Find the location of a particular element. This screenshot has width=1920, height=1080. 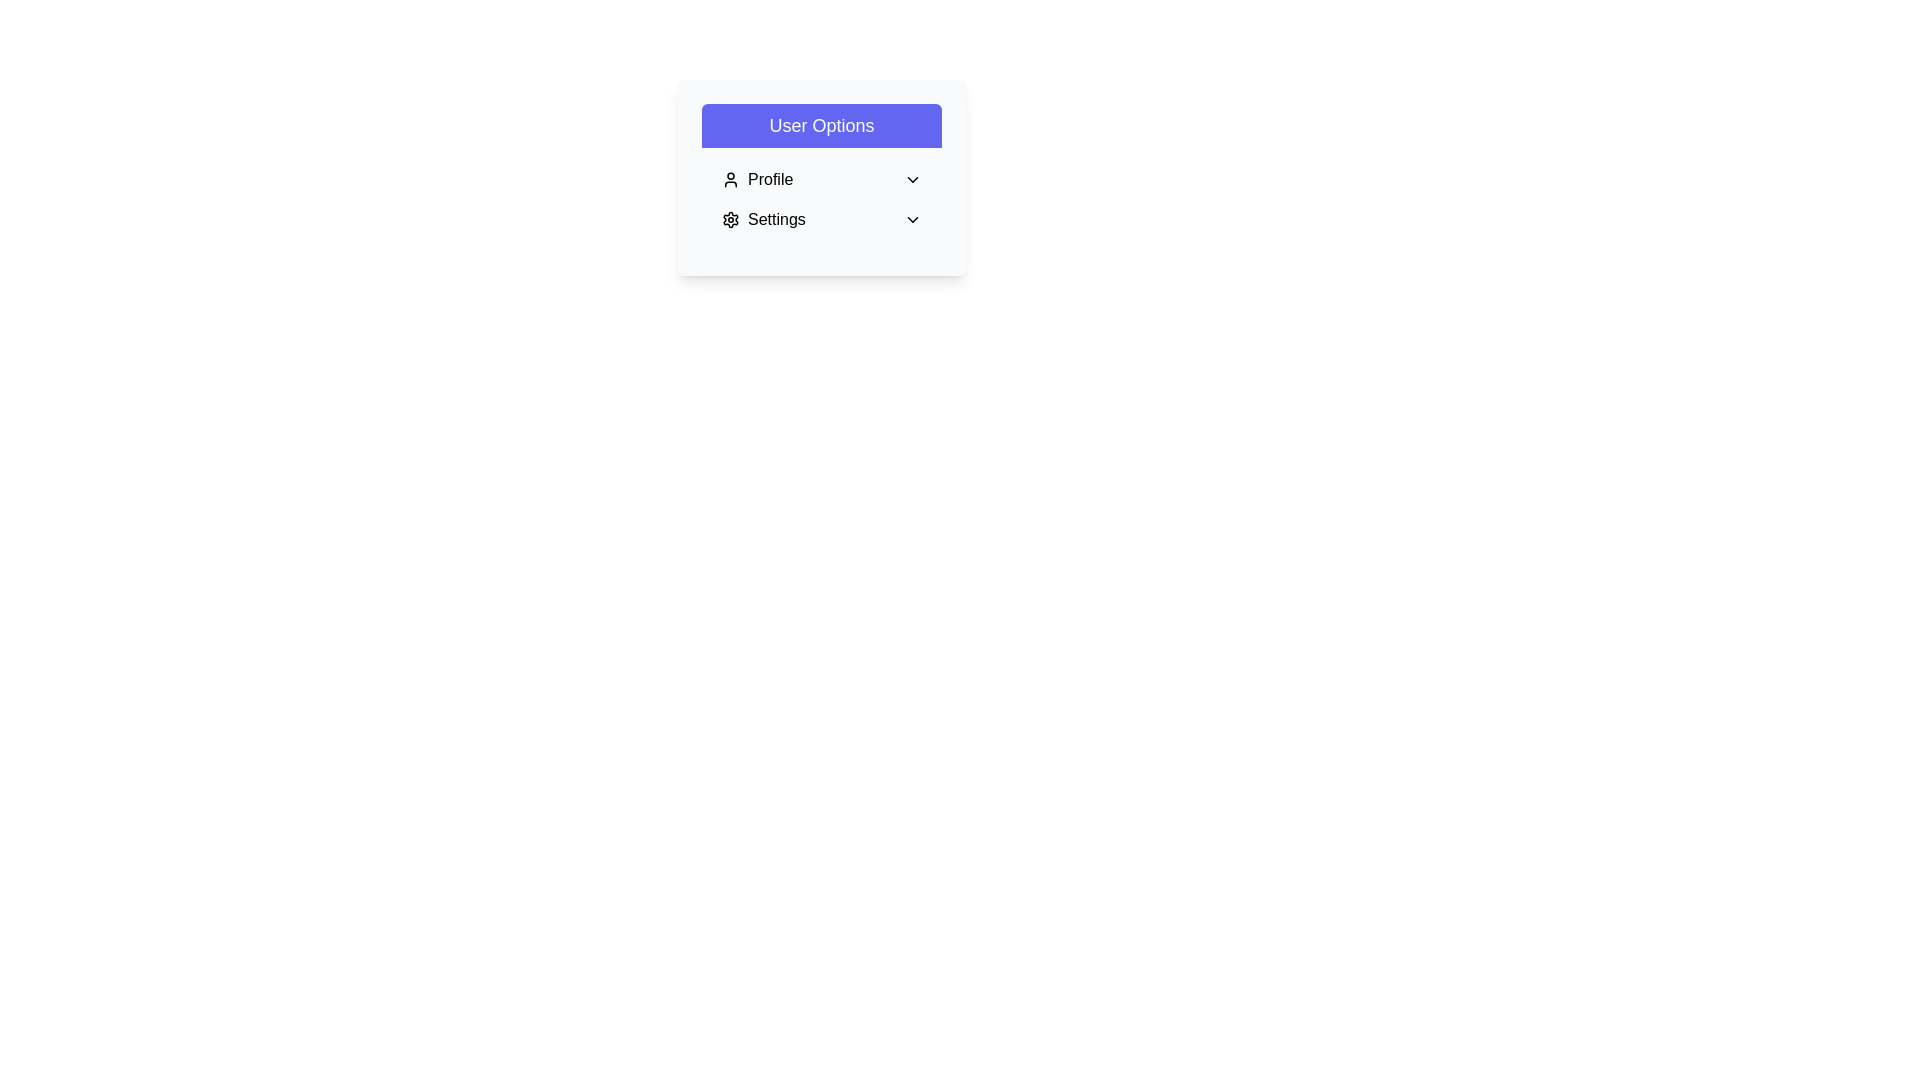

the 'Settings' drop-down menu option located beneath the 'Profile' option in the 'User Options' section is located at coordinates (821, 219).